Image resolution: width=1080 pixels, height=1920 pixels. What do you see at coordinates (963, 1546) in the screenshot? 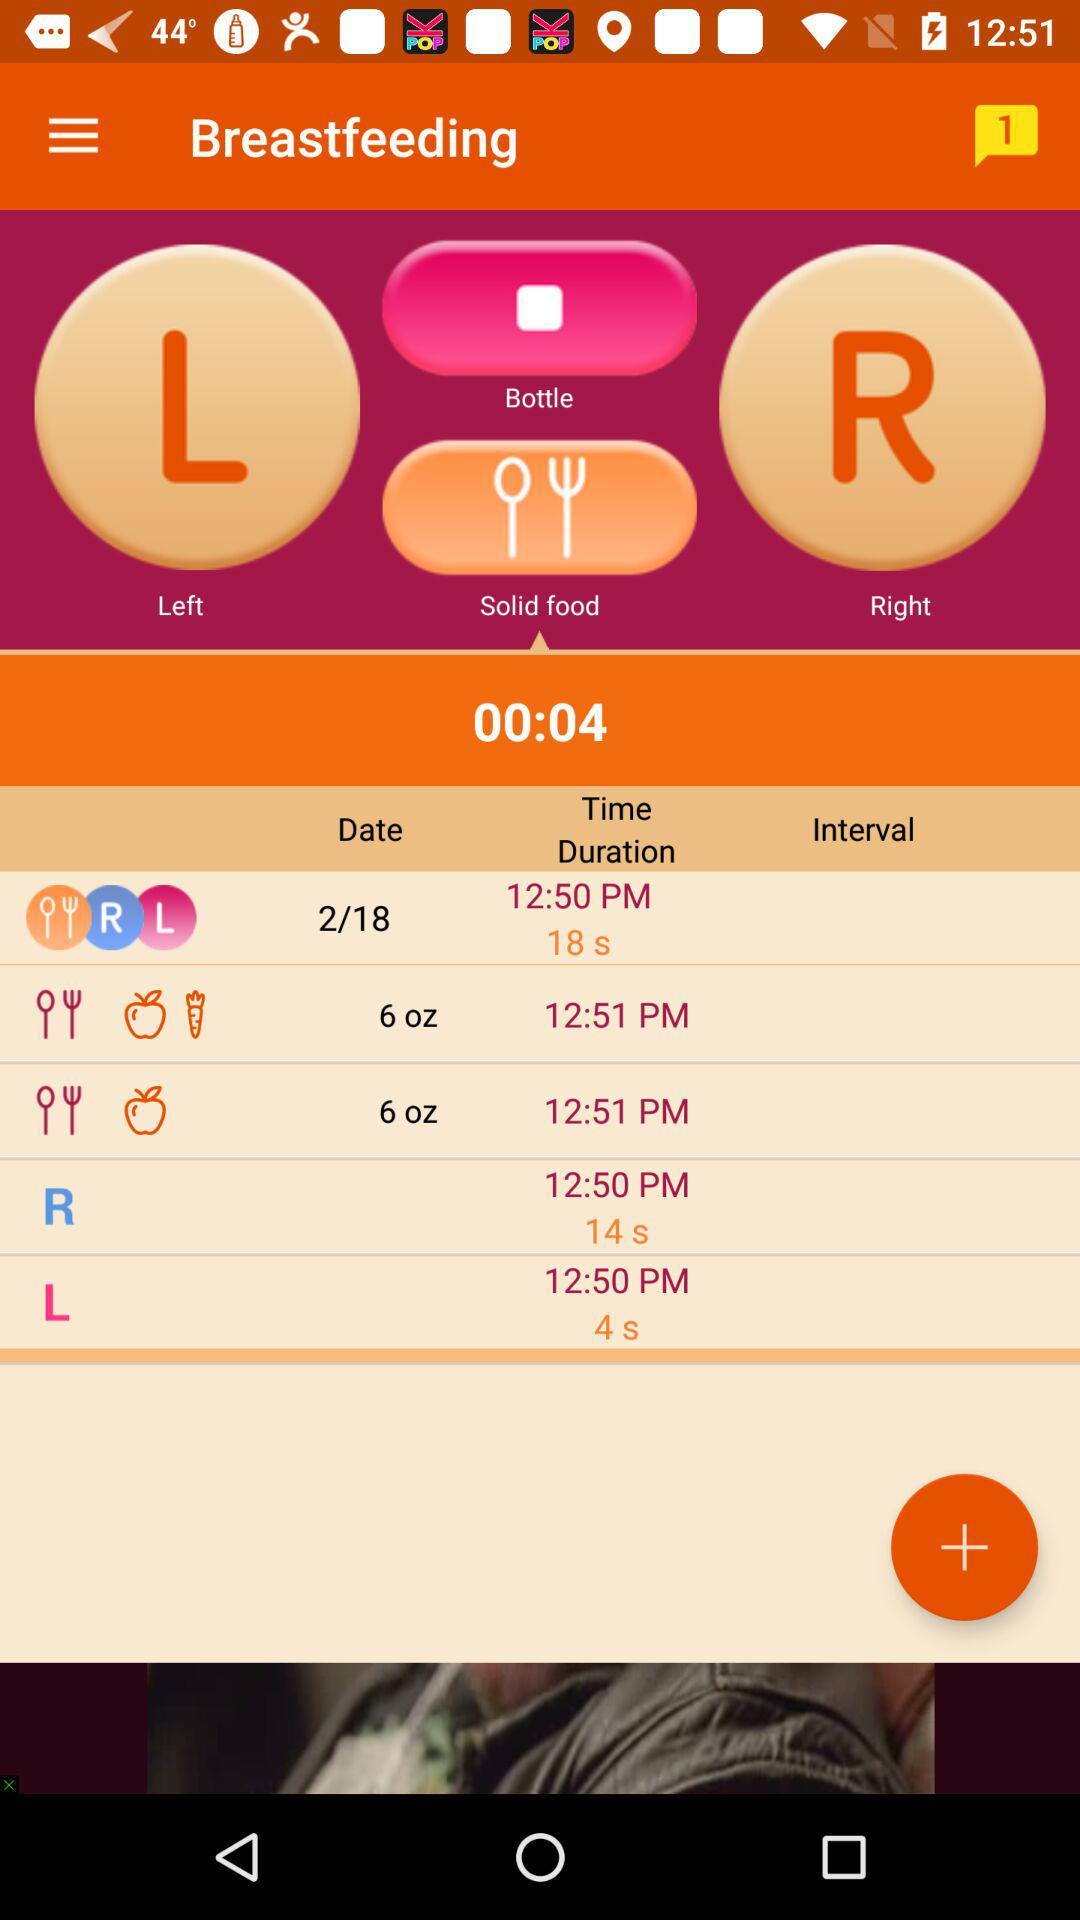
I see `the add icon` at bounding box center [963, 1546].